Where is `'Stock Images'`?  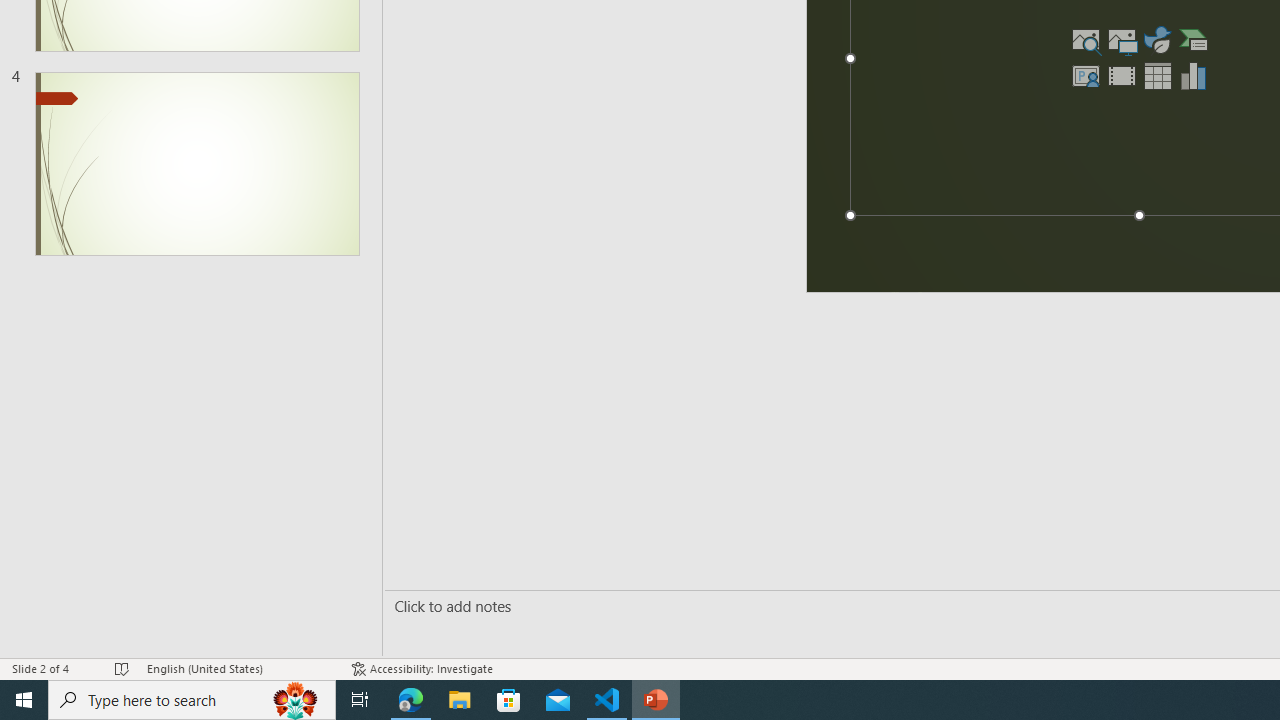
'Stock Images' is located at coordinates (1085, 39).